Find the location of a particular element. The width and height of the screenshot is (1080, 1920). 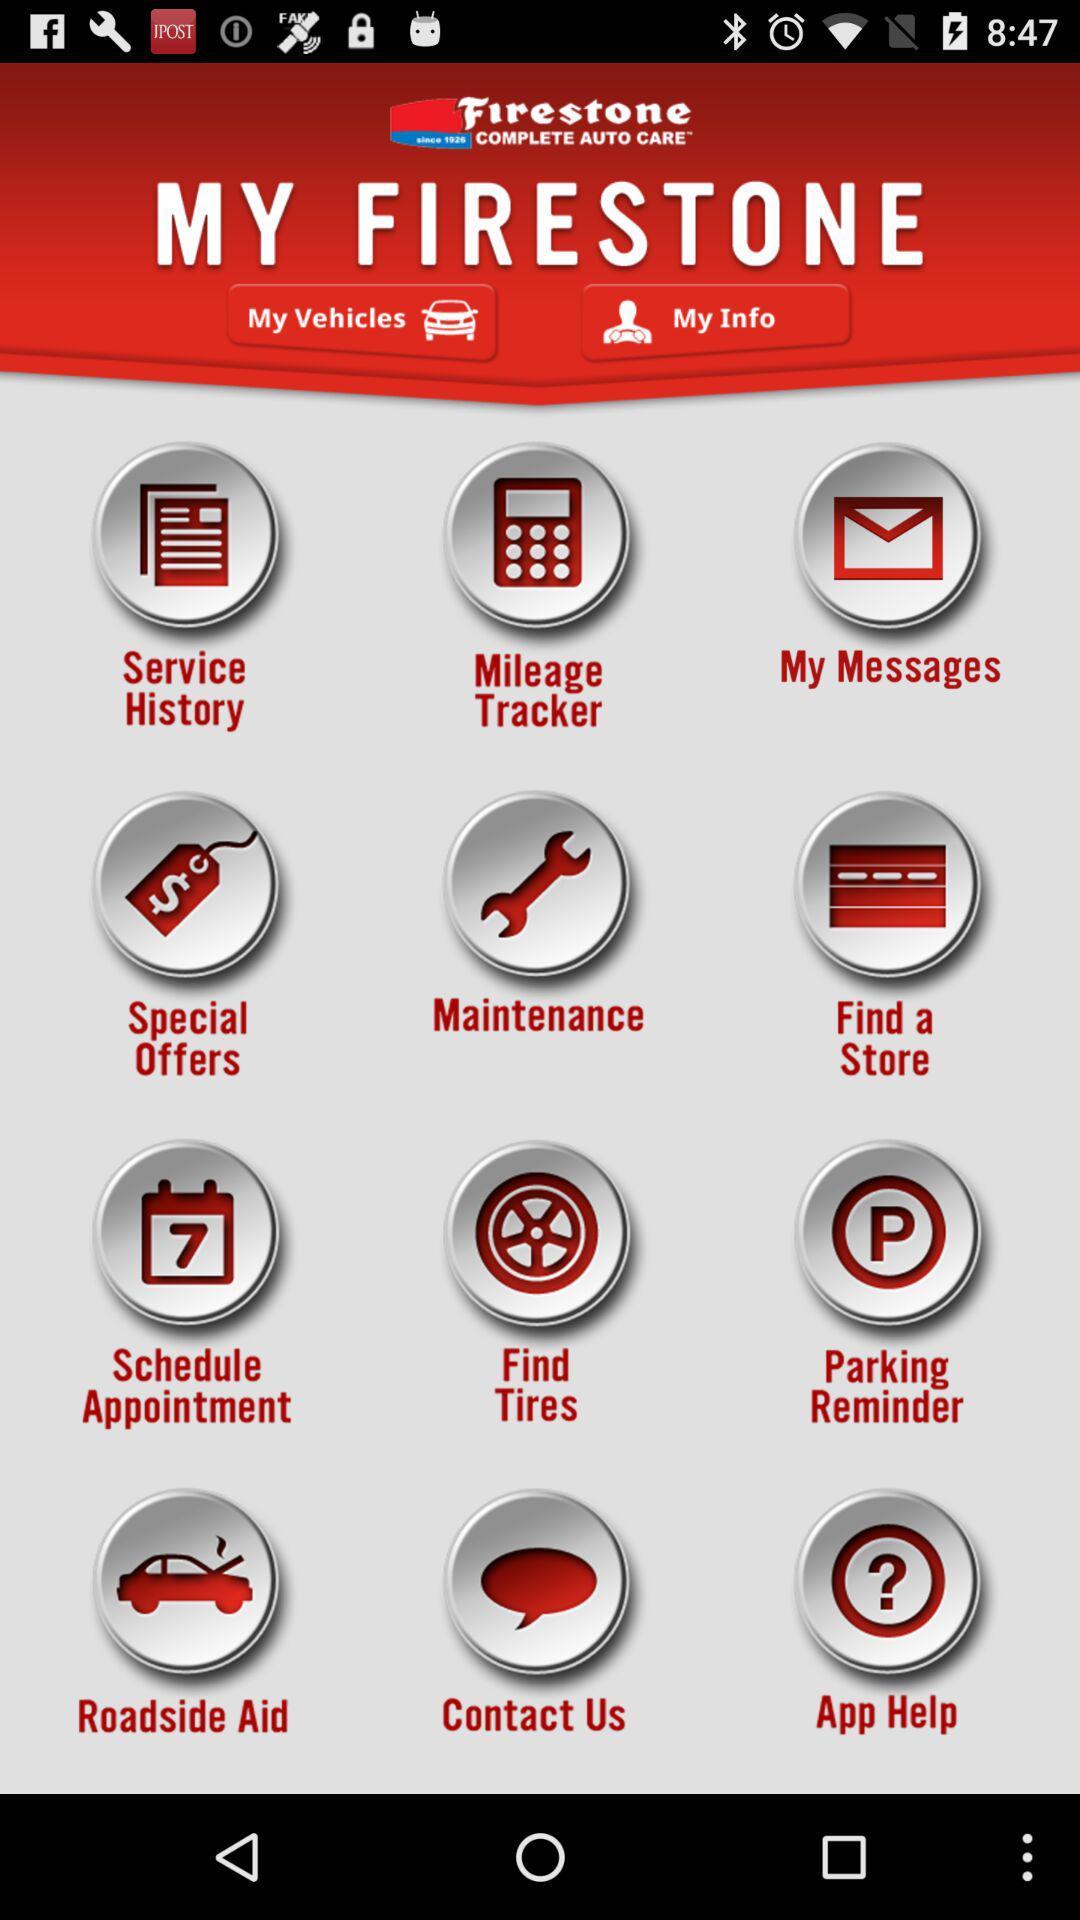

the app help bar is located at coordinates (890, 1633).